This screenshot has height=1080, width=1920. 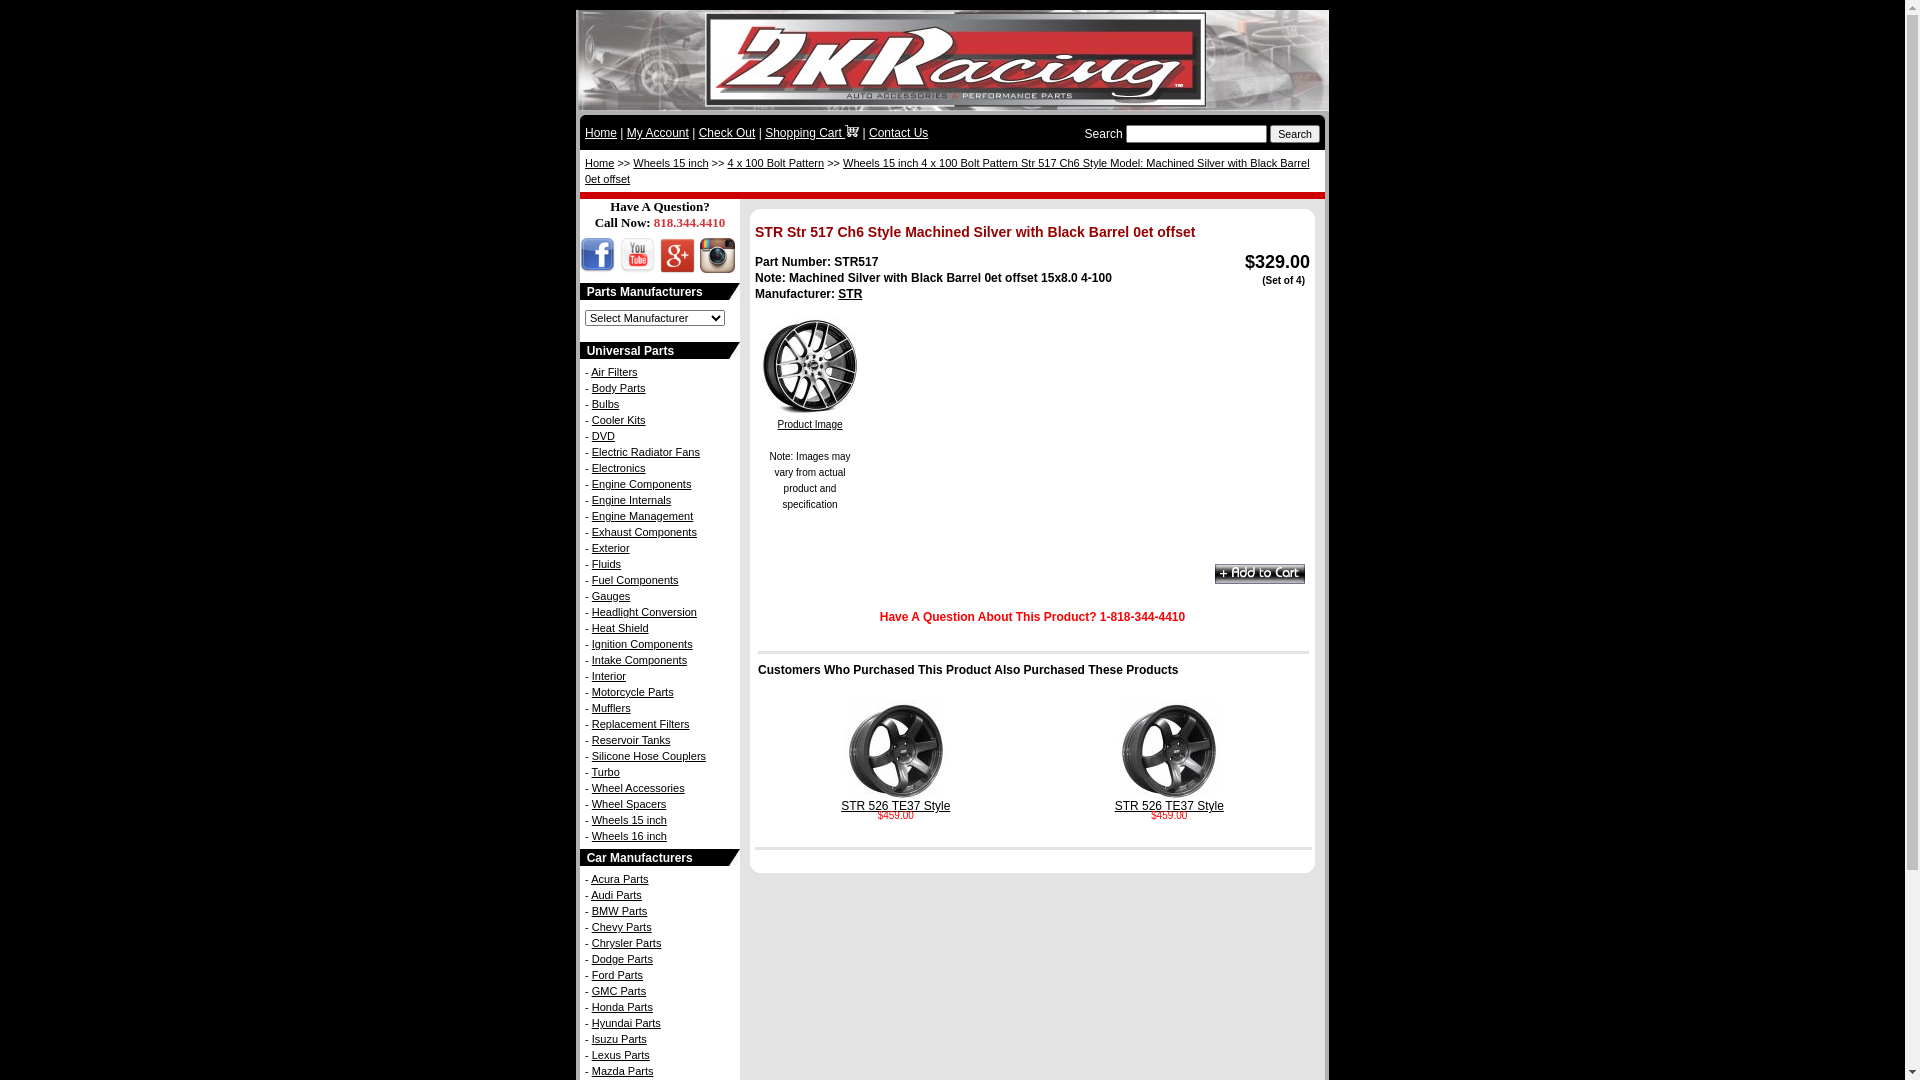 What do you see at coordinates (599, 132) in the screenshot?
I see `'Home'` at bounding box center [599, 132].